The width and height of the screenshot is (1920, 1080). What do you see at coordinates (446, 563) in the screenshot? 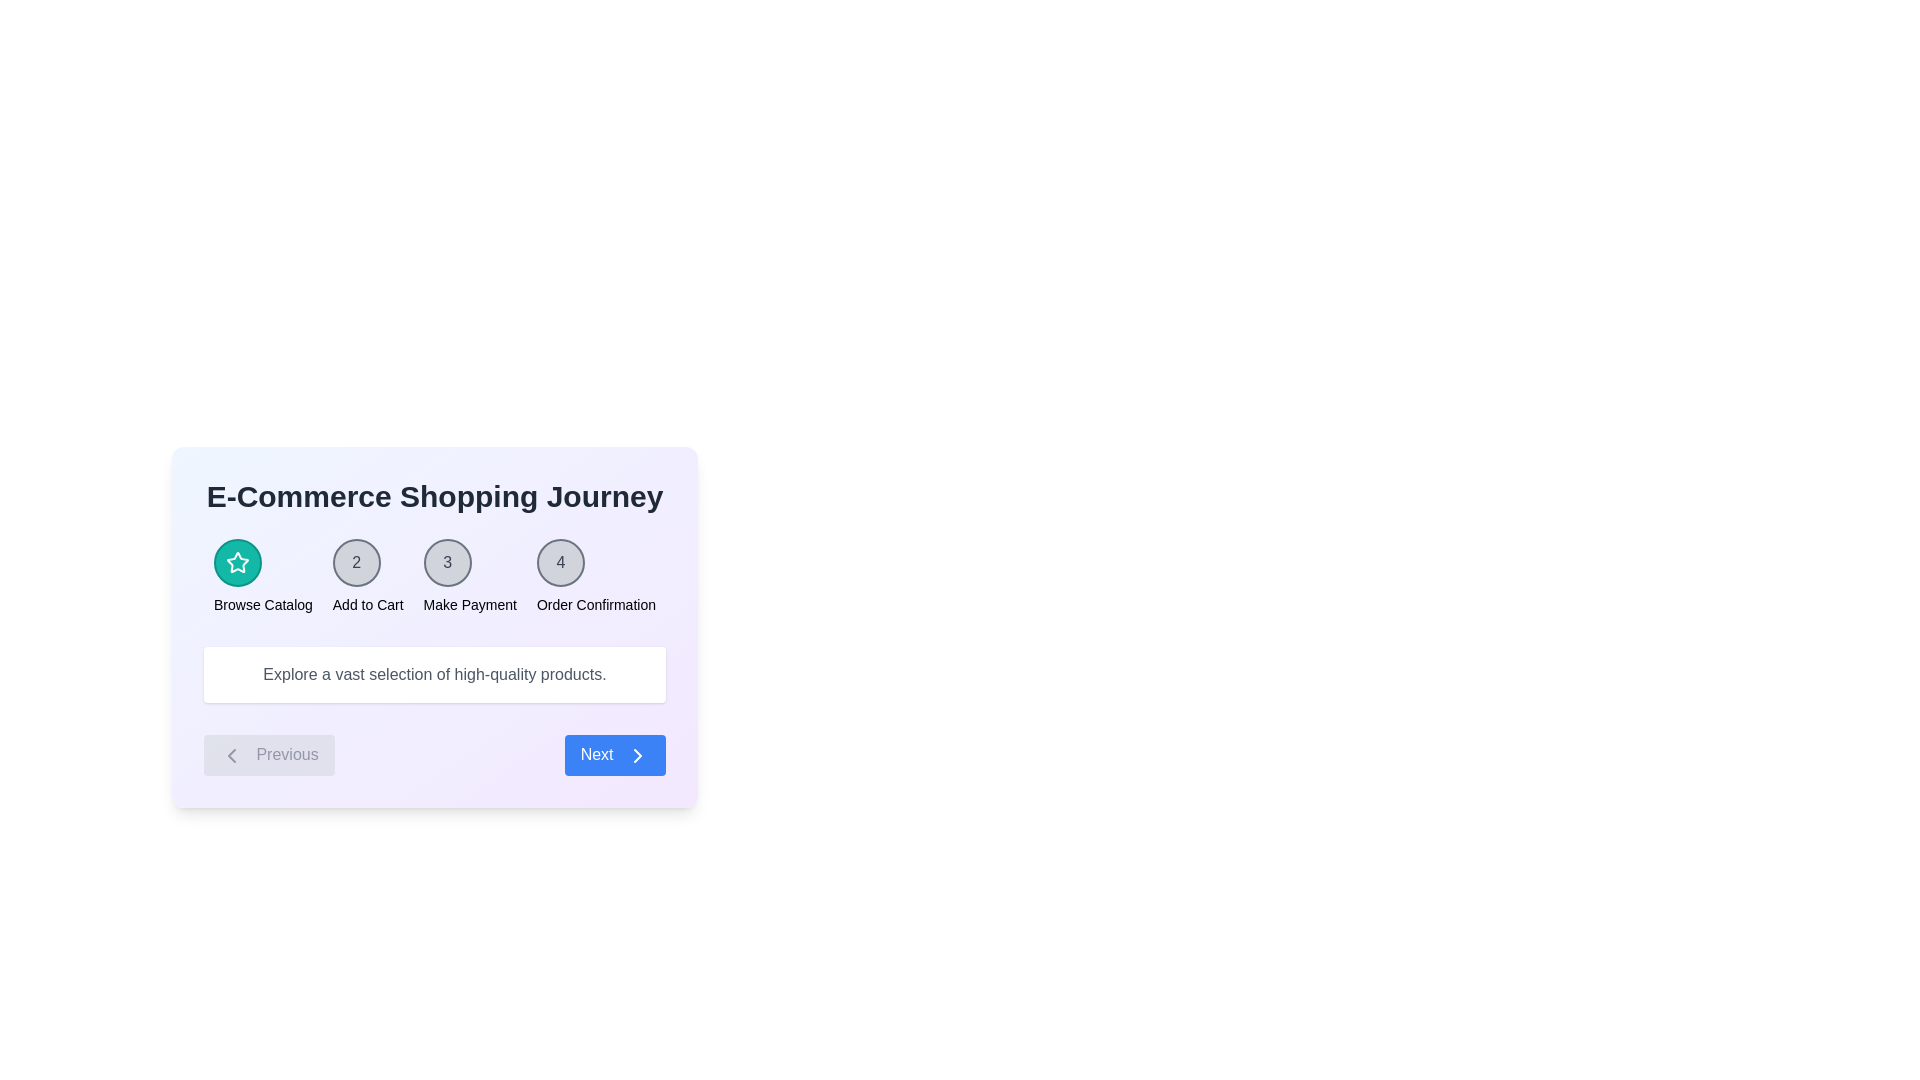
I see `the circular step indicator button labeled '3' with a gray background, located centrally under 'E-Commerce Shopping Journey' and above 'Make Payment'` at bounding box center [446, 563].